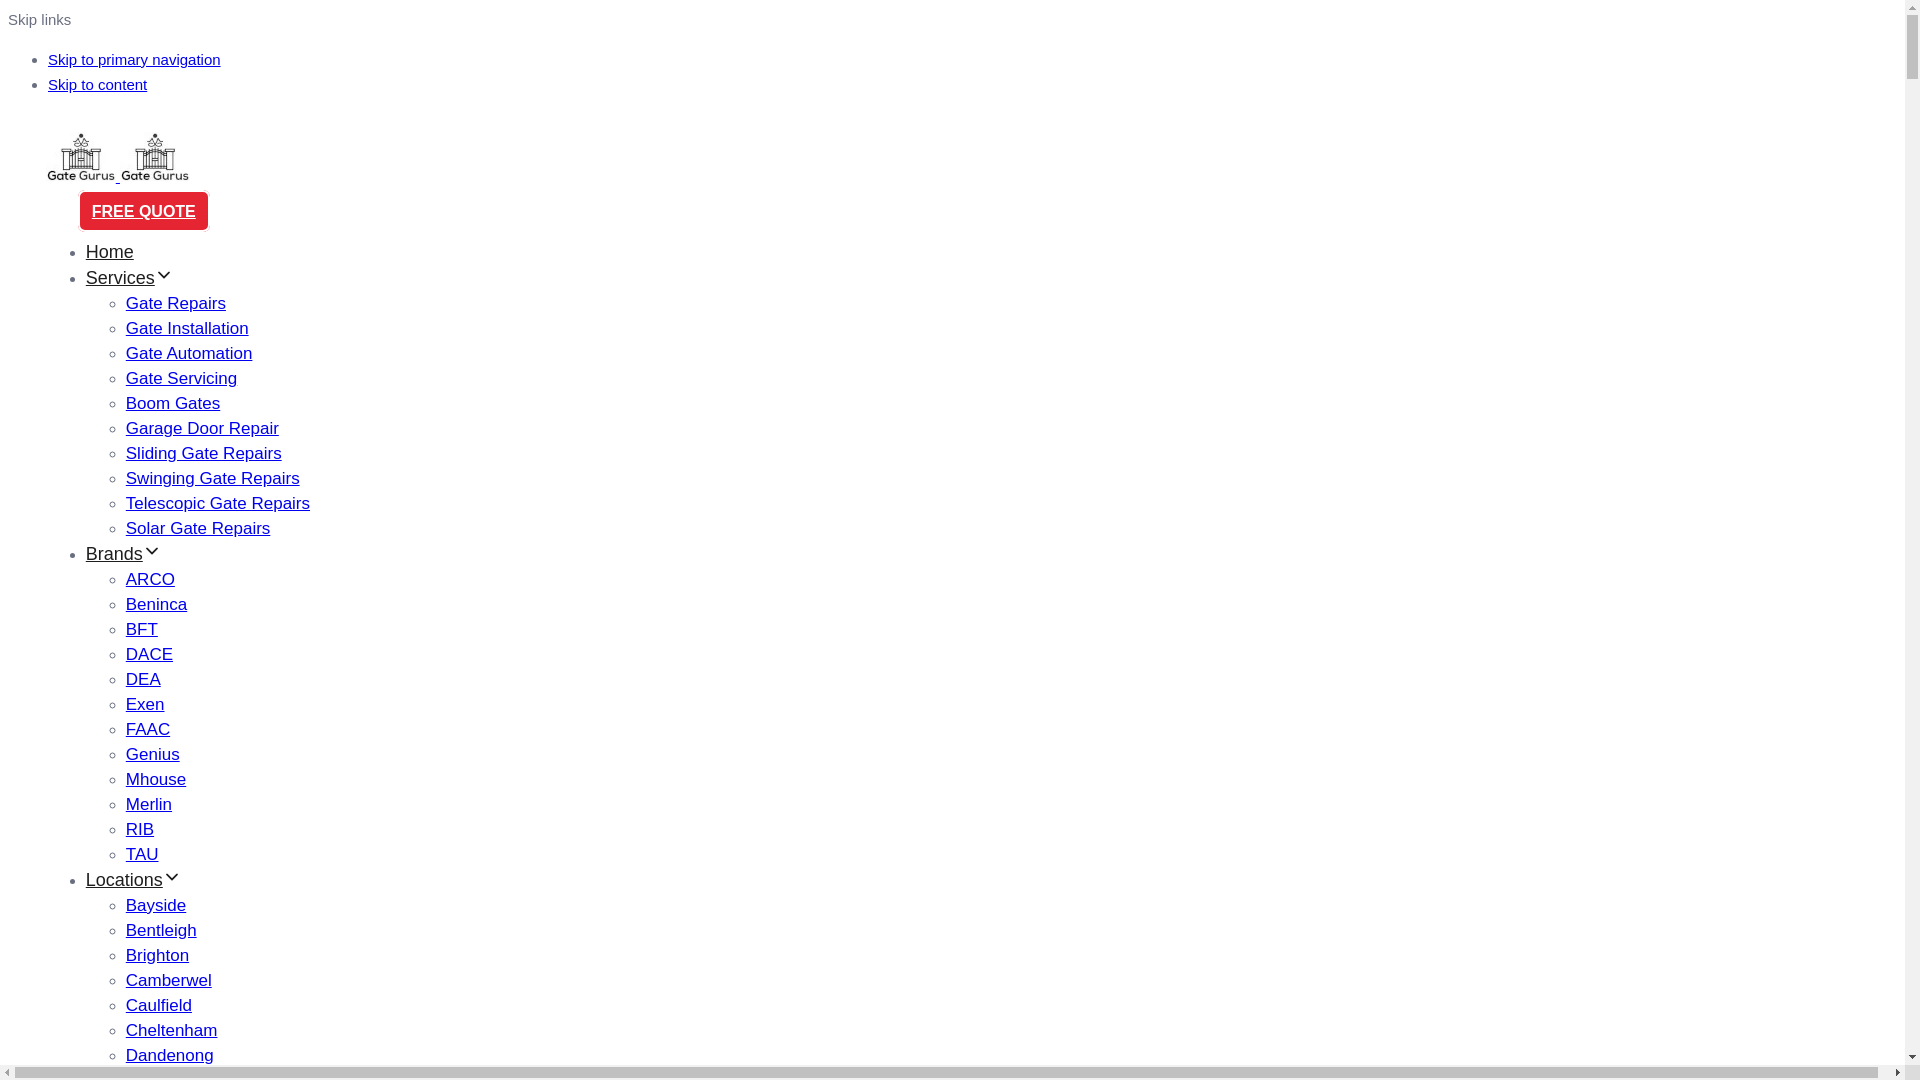 This screenshot has height=1080, width=1920. Describe the element at coordinates (124, 678) in the screenshot. I see `'DEA'` at that location.